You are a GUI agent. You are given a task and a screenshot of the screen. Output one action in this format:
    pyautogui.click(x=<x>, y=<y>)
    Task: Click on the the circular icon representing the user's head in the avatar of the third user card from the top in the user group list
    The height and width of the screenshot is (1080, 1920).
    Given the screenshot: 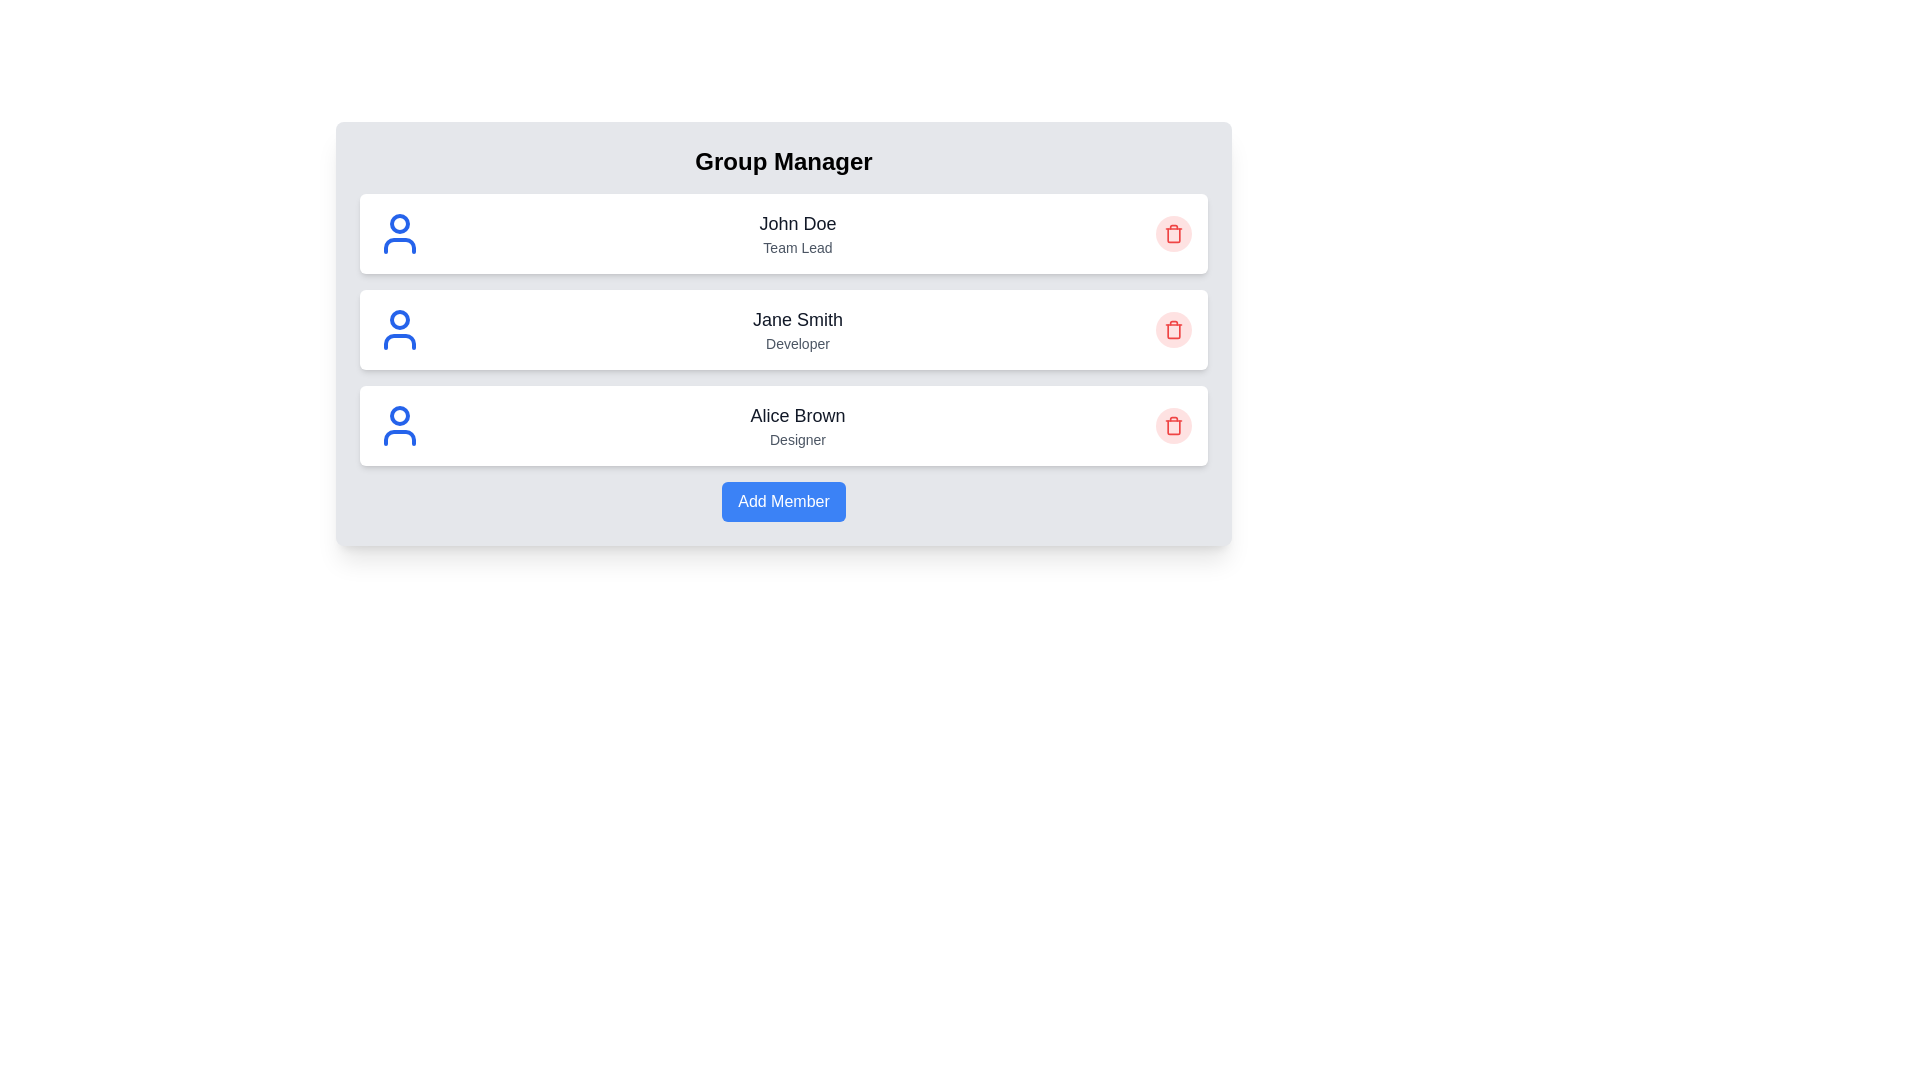 What is the action you would take?
    pyautogui.click(x=399, y=415)
    